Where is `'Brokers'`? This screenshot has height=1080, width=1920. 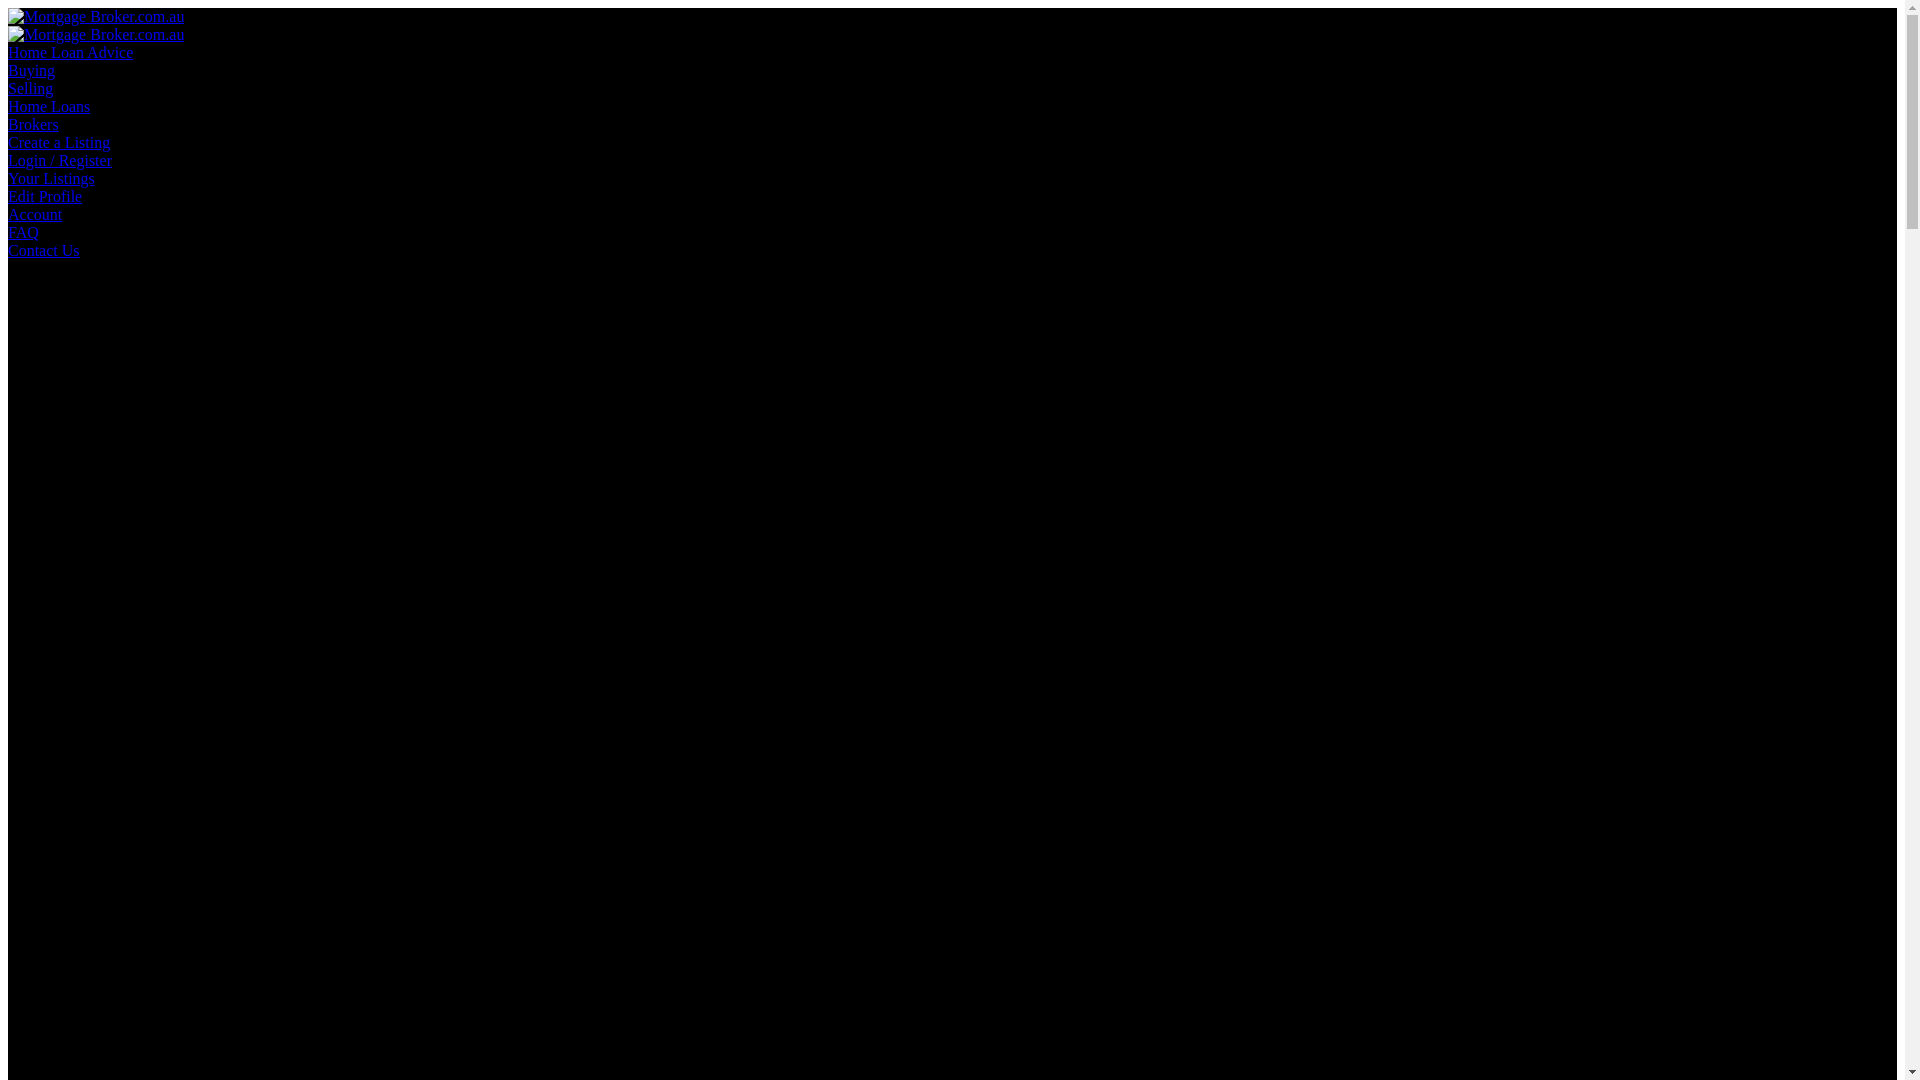 'Brokers' is located at coordinates (33, 124).